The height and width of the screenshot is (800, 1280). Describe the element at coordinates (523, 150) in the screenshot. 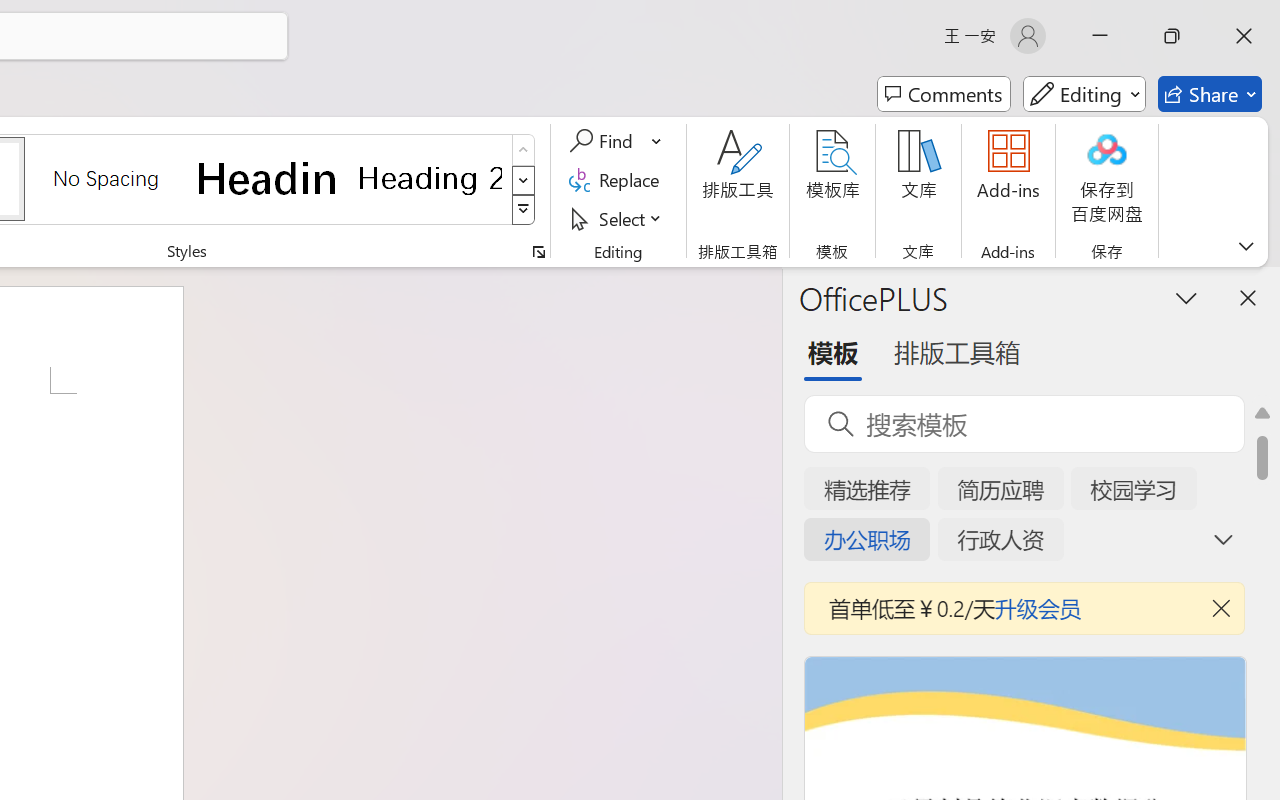

I see `'Row up'` at that location.